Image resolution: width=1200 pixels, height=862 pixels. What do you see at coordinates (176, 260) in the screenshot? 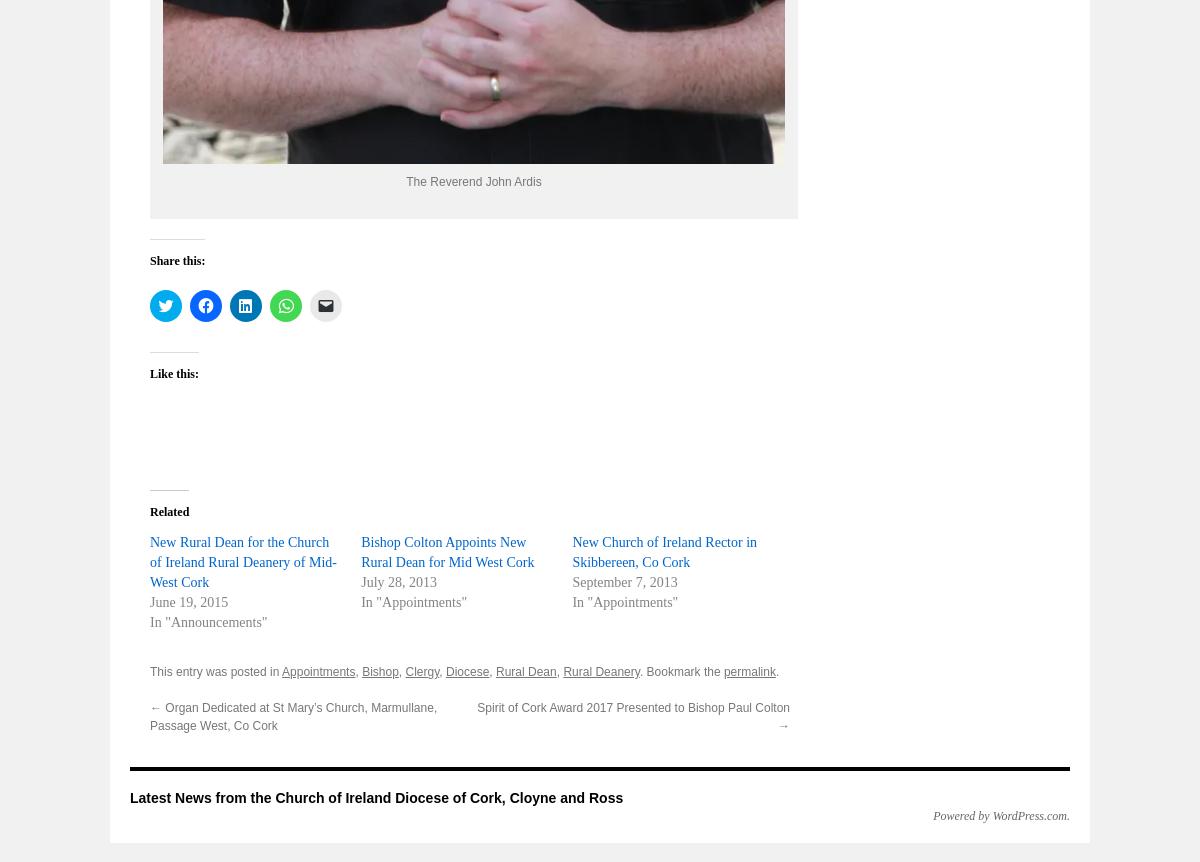
I see `'Share this:'` at bounding box center [176, 260].